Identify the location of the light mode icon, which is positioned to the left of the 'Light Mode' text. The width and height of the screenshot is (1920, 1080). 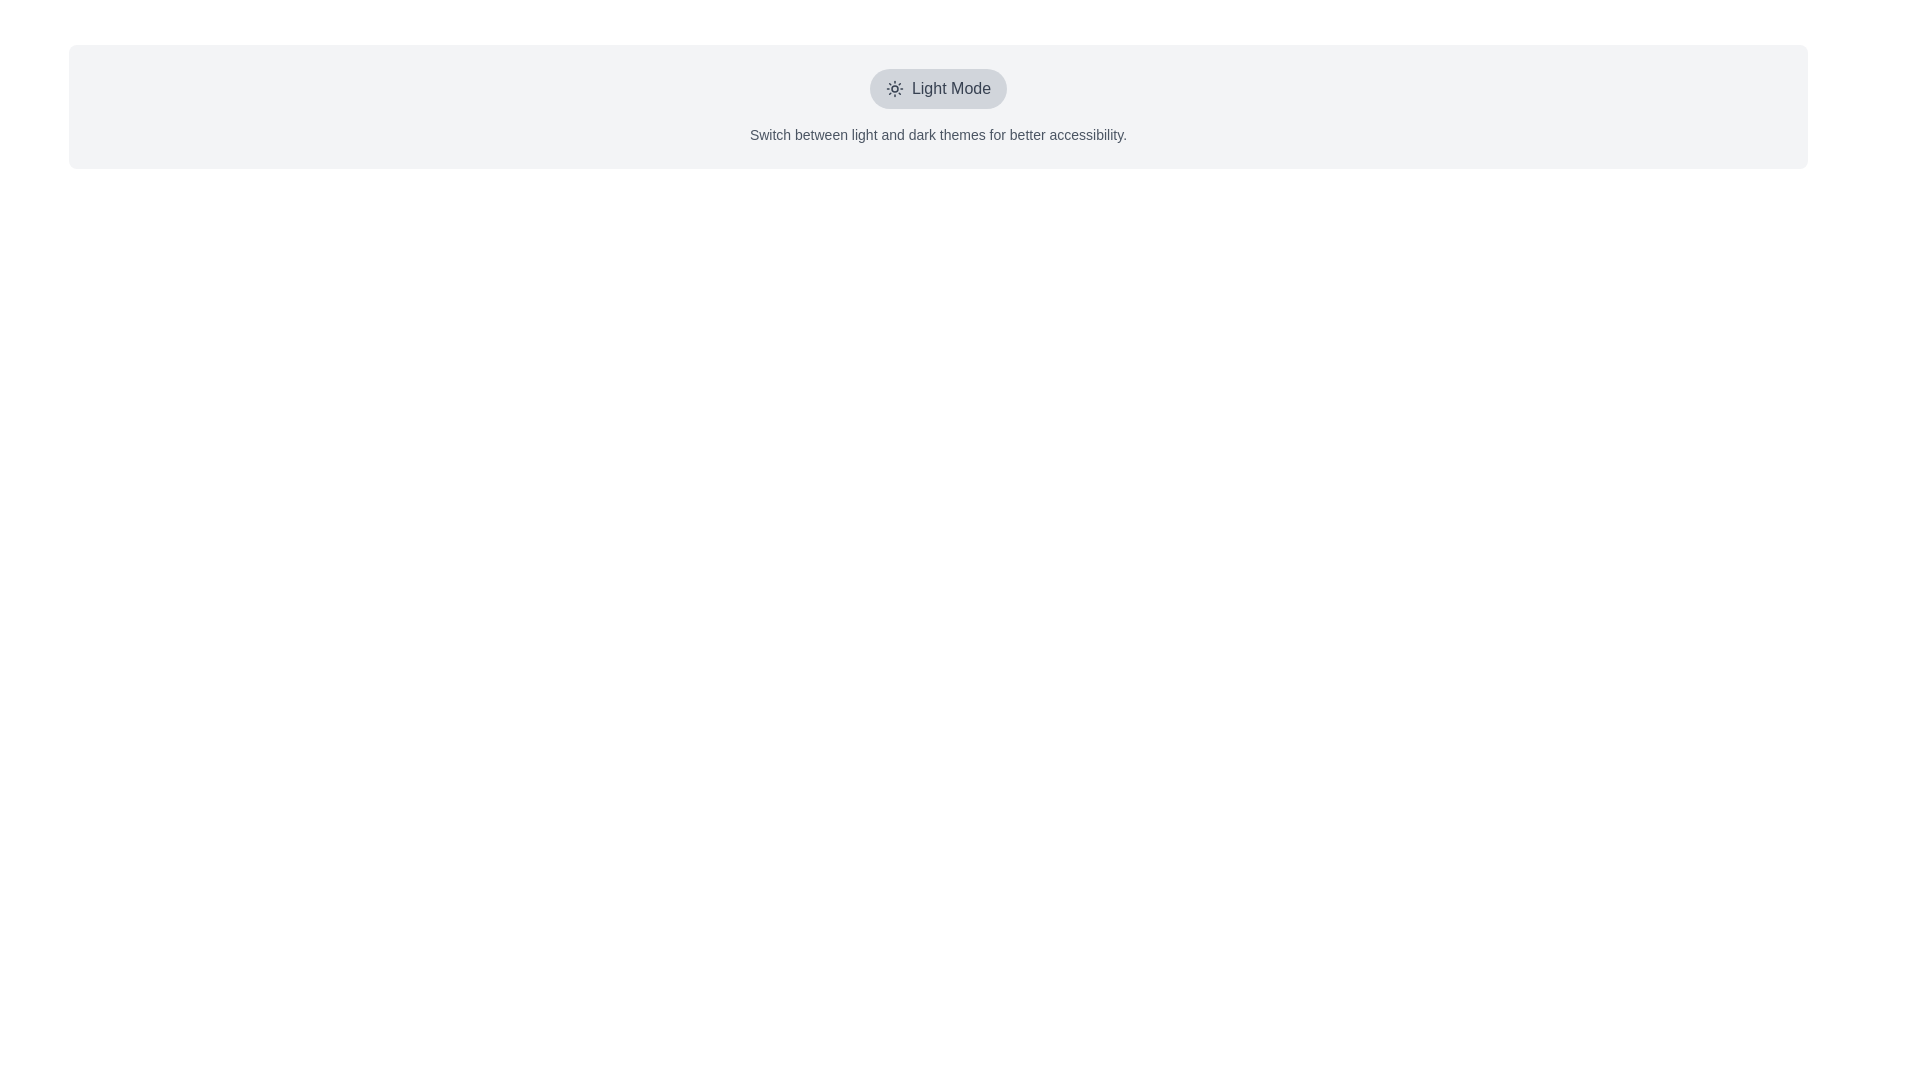
(893, 87).